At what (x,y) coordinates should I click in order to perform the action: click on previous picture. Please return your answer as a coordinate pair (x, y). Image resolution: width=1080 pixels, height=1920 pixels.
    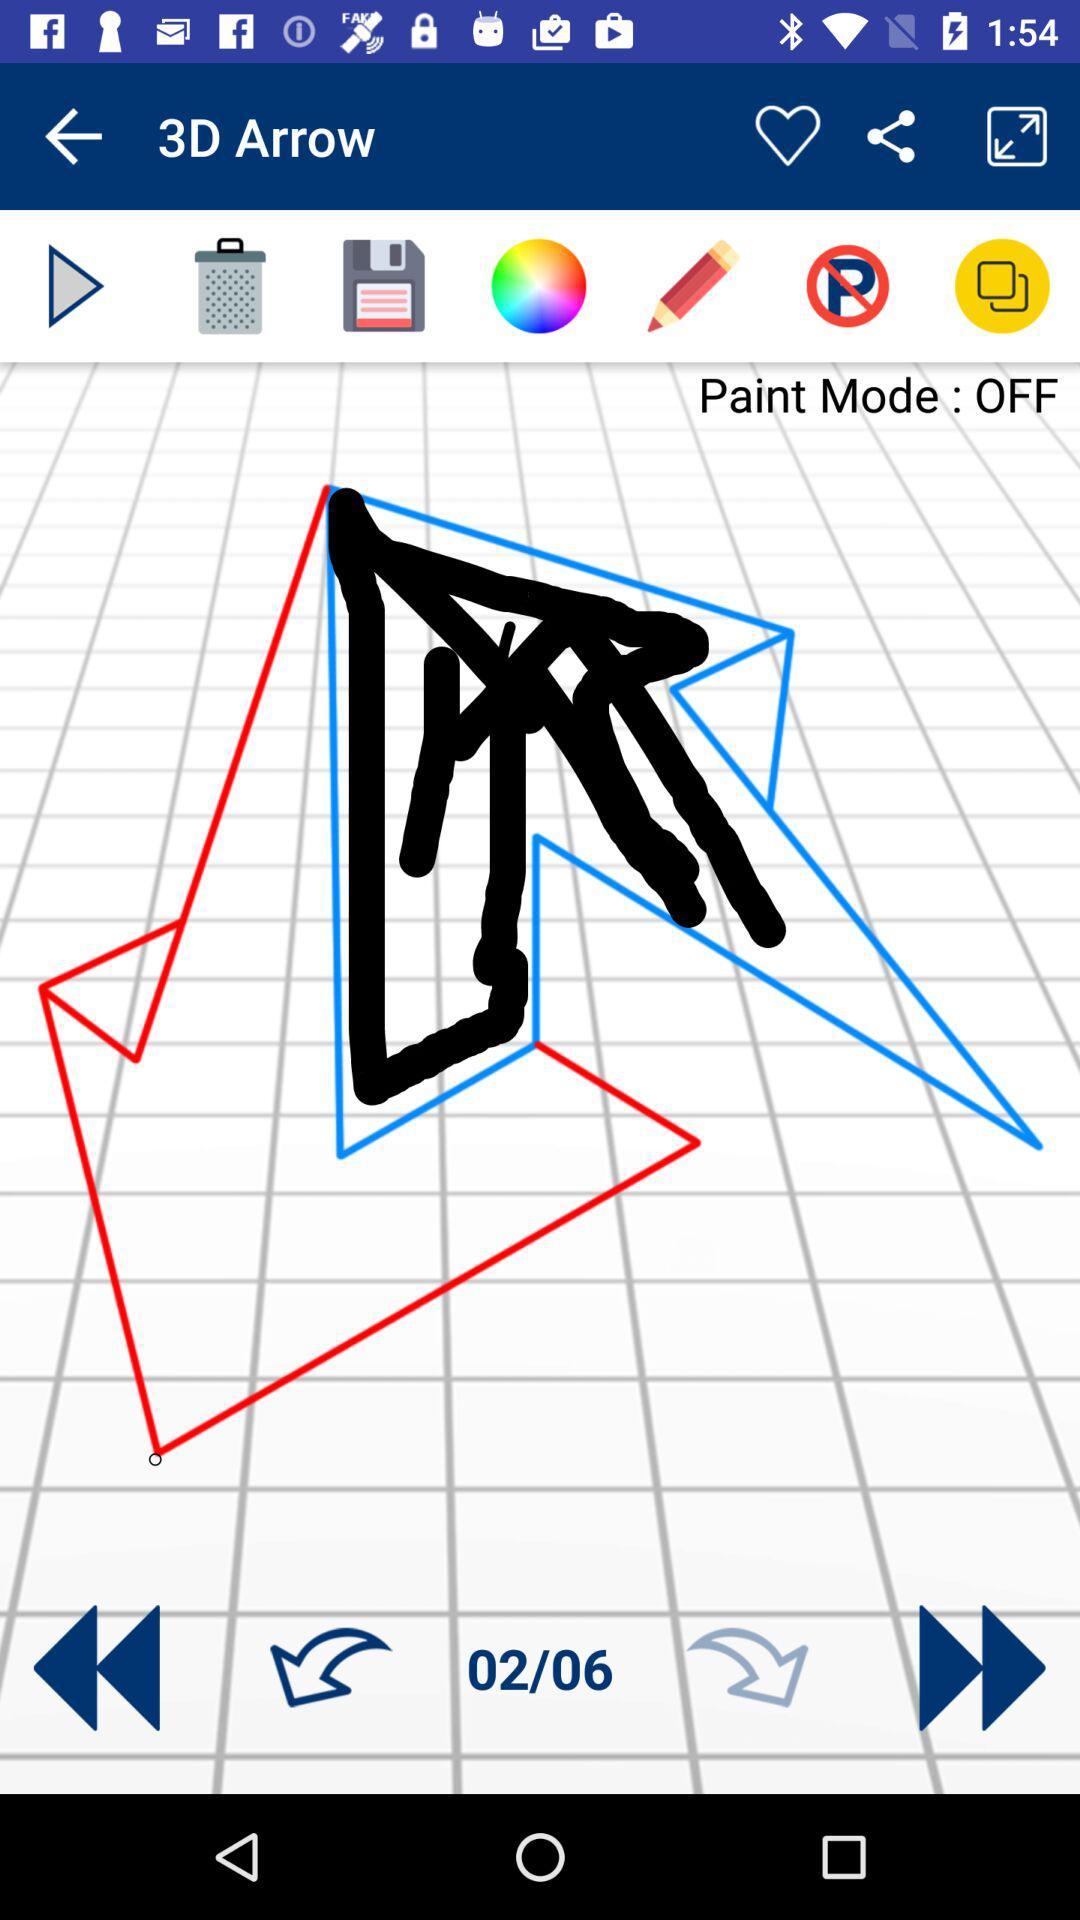
    Looking at the image, I should click on (96, 1668).